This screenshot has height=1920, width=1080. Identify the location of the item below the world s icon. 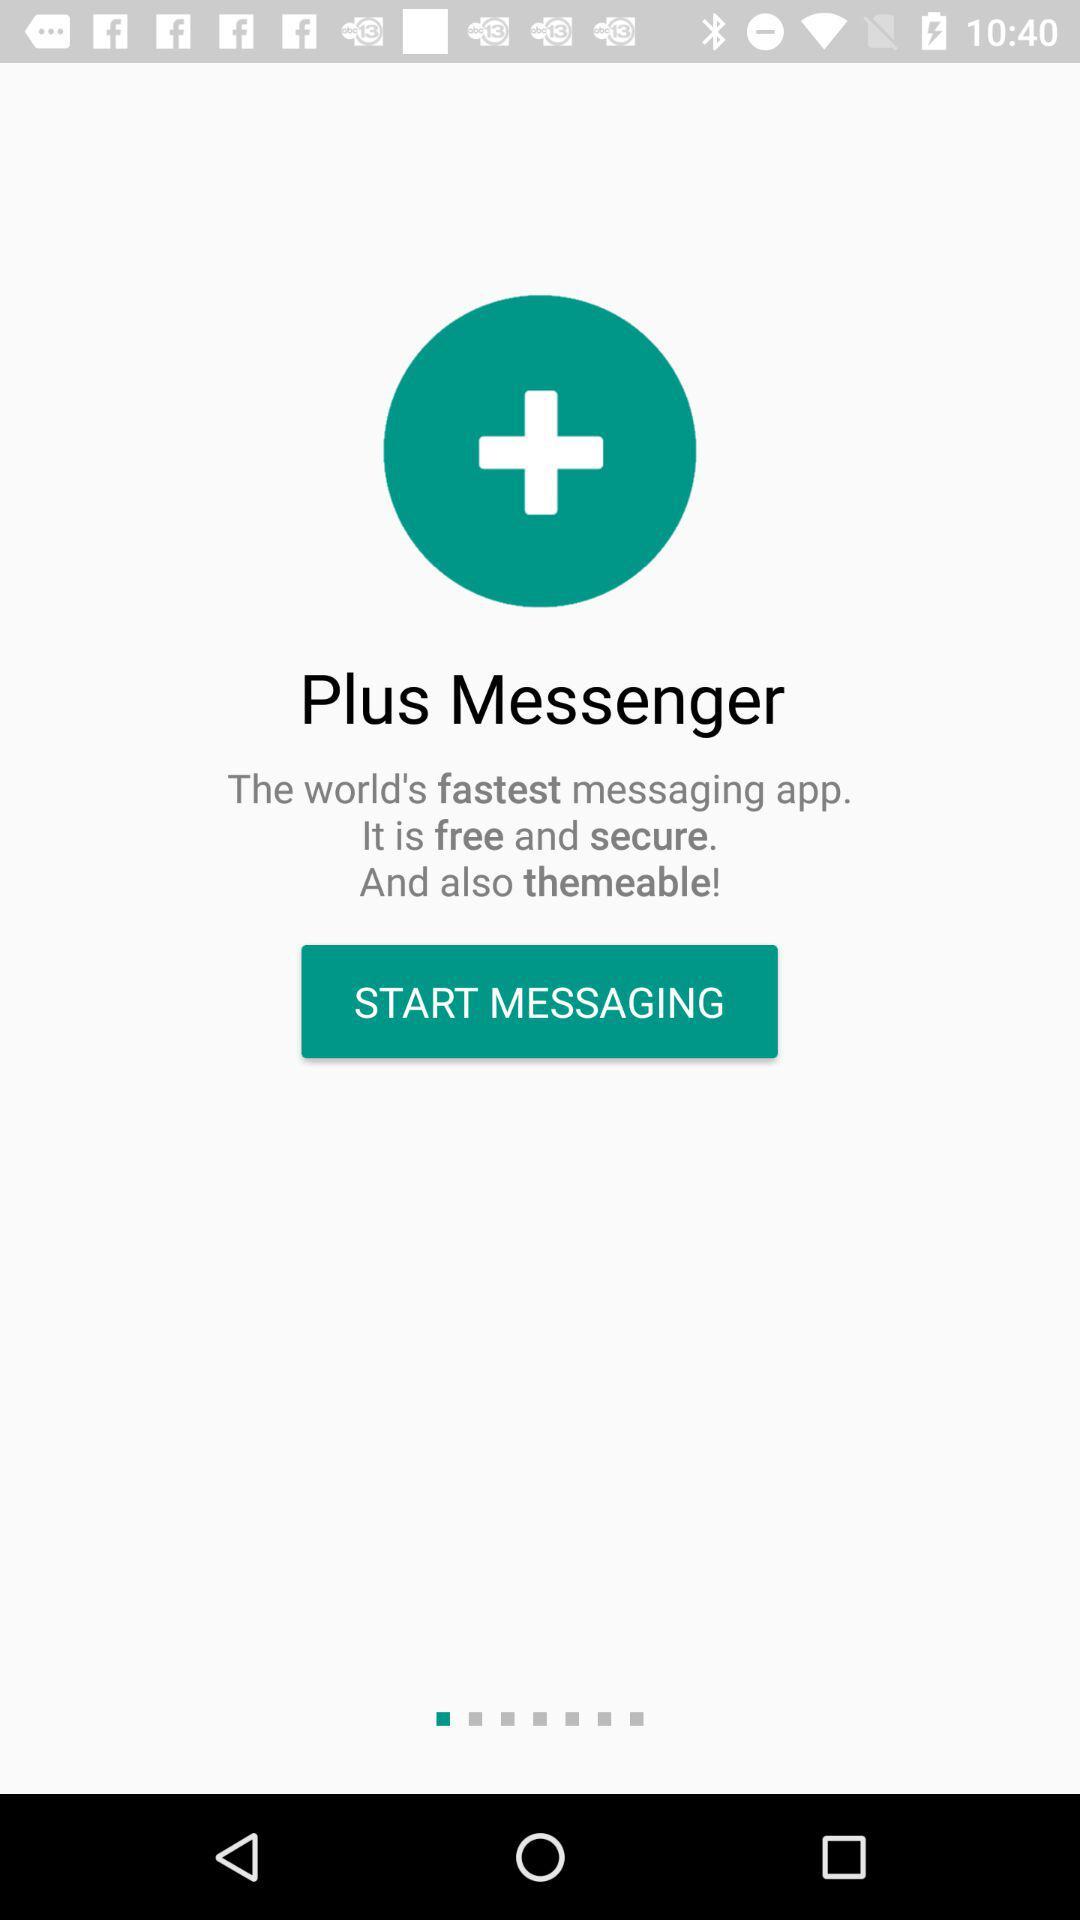
(538, 1001).